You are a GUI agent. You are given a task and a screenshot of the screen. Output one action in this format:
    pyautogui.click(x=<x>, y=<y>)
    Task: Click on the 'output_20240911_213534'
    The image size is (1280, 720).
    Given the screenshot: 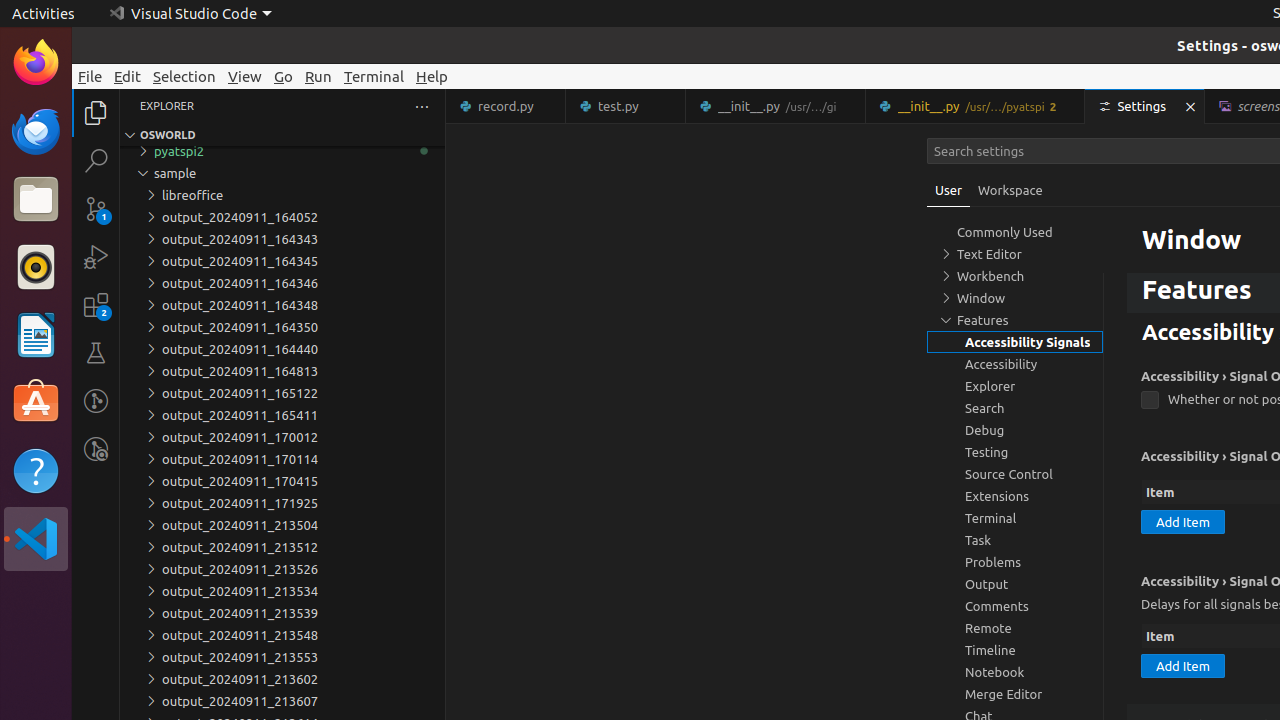 What is the action you would take?
    pyautogui.click(x=281, y=589)
    